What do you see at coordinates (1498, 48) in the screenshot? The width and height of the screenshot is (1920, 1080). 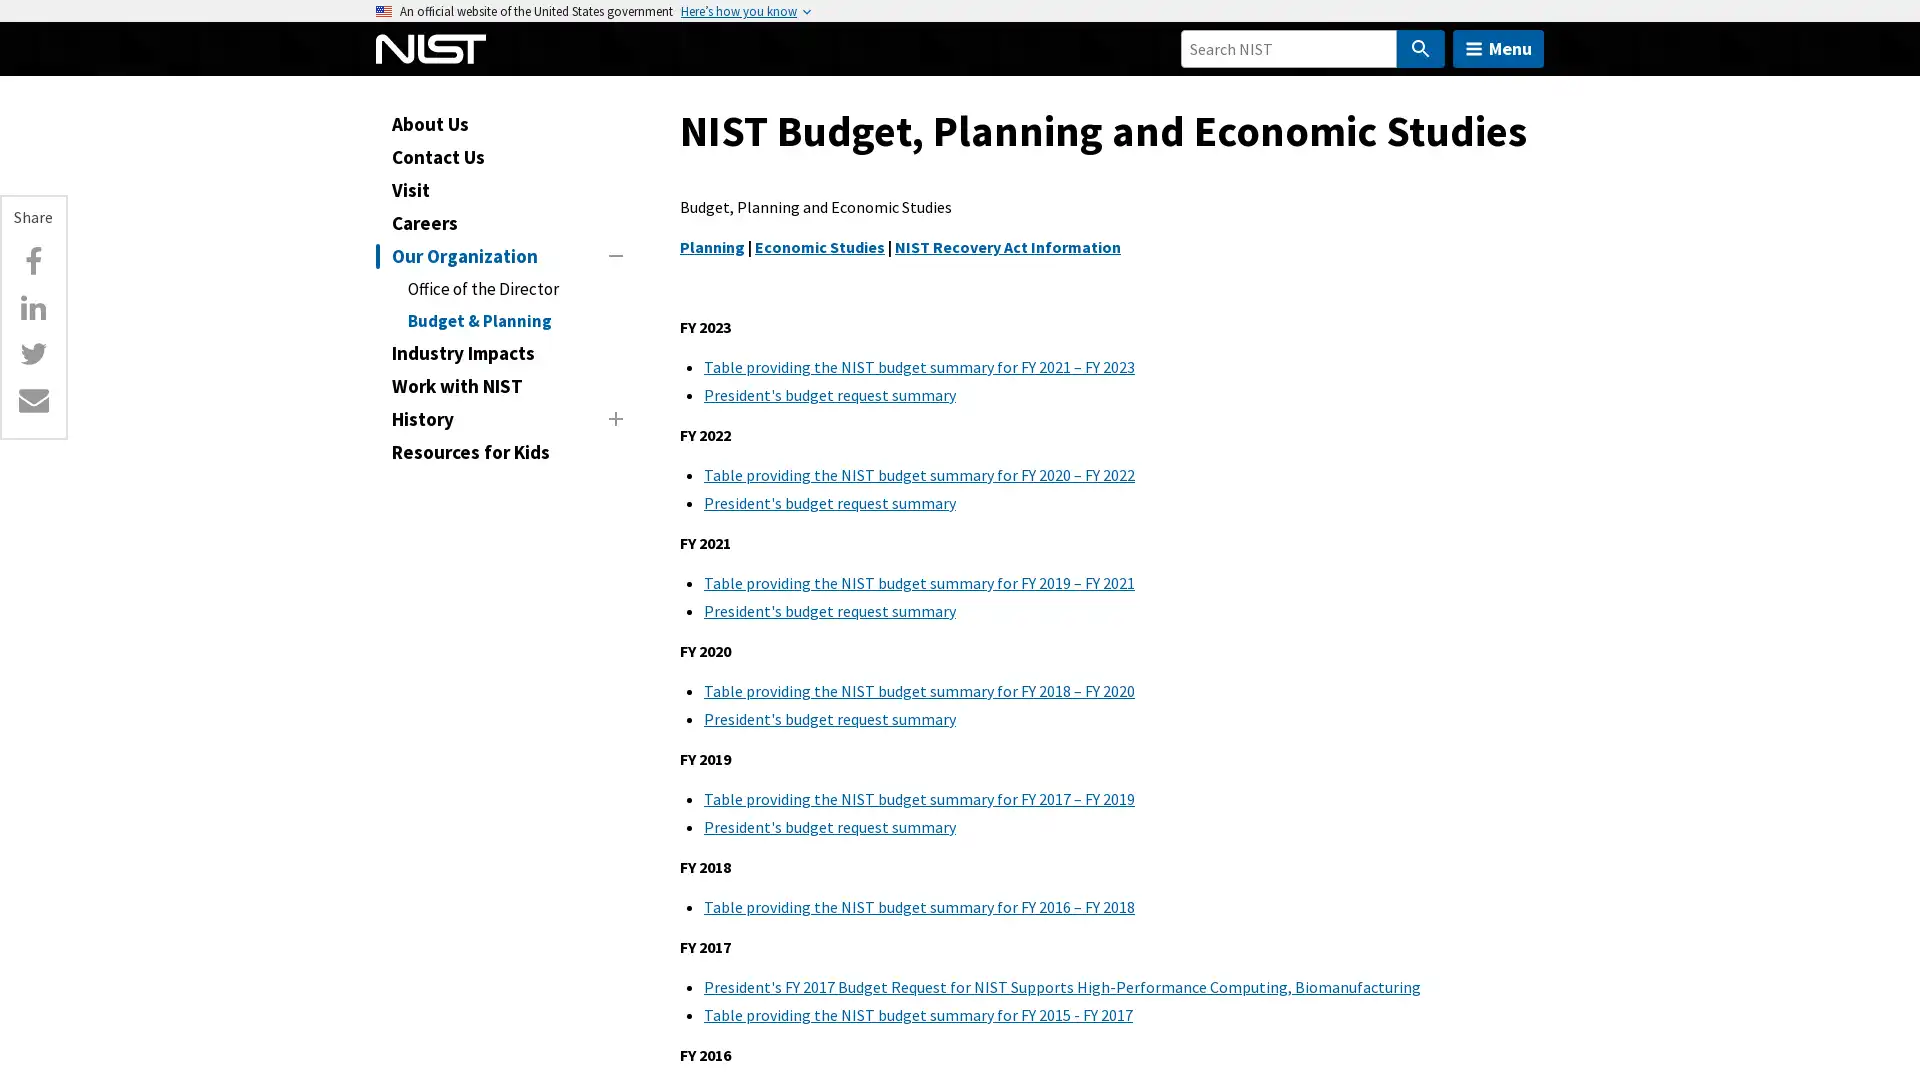 I see `Menu` at bounding box center [1498, 48].